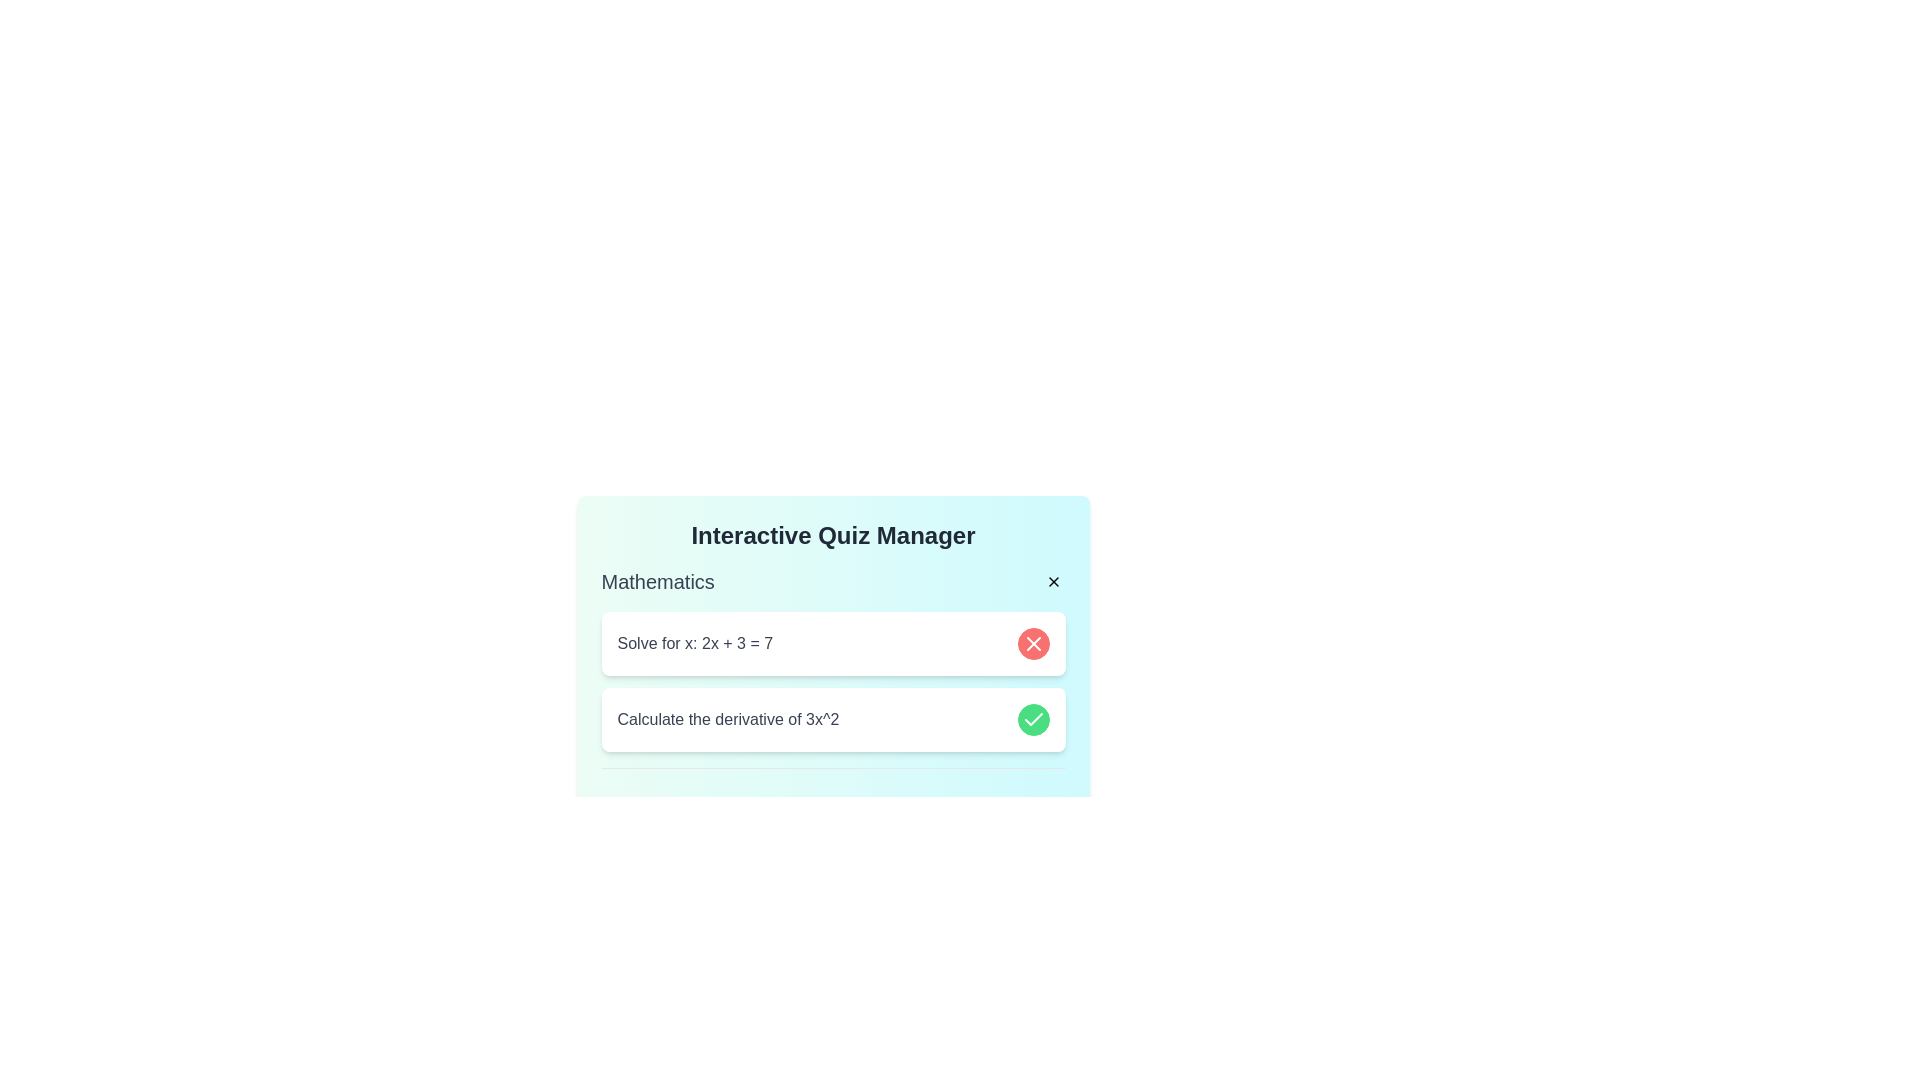 This screenshot has height=1080, width=1920. What do you see at coordinates (1033, 644) in the screenshot?
I see `the close icon in the top-right corner of the 'Interactive Quiz Manager' interface` at bounding box center [1033, 644].